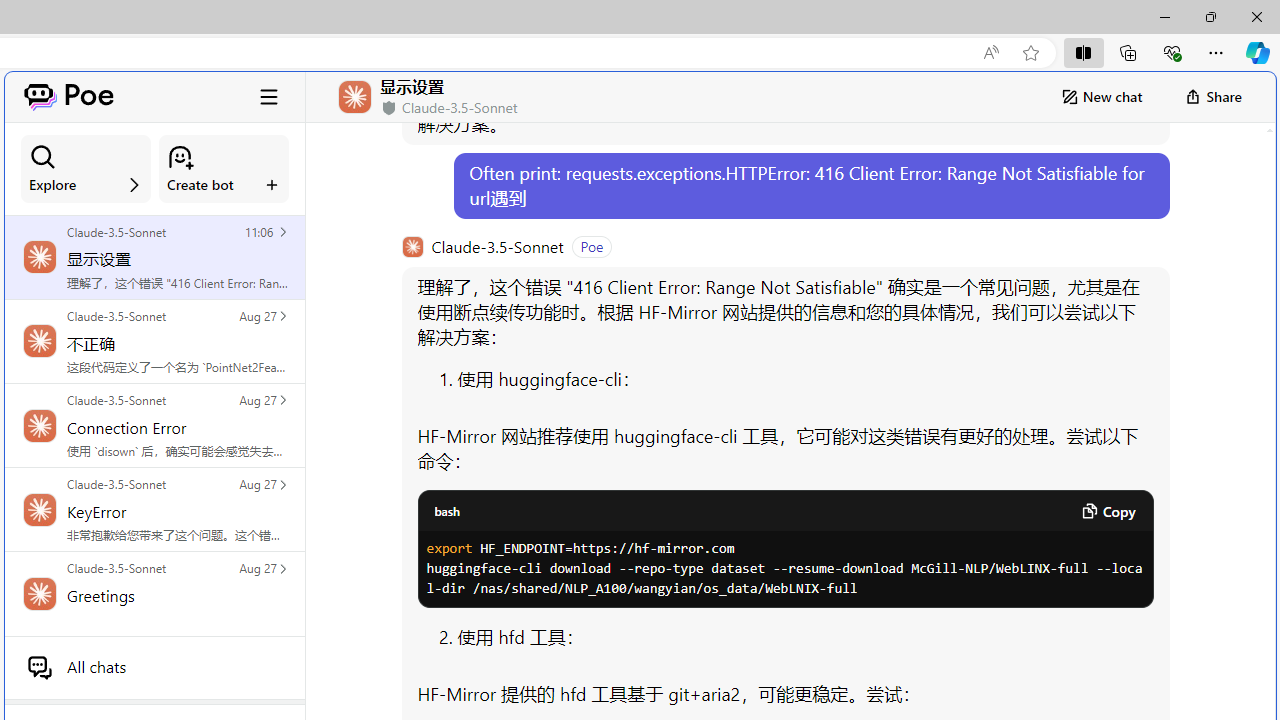  Describe the element at coordinates (43, 156) in the screenshot. I see `'Class: ManageBotsCardSection_searchIcon__laGLi'` at that location.